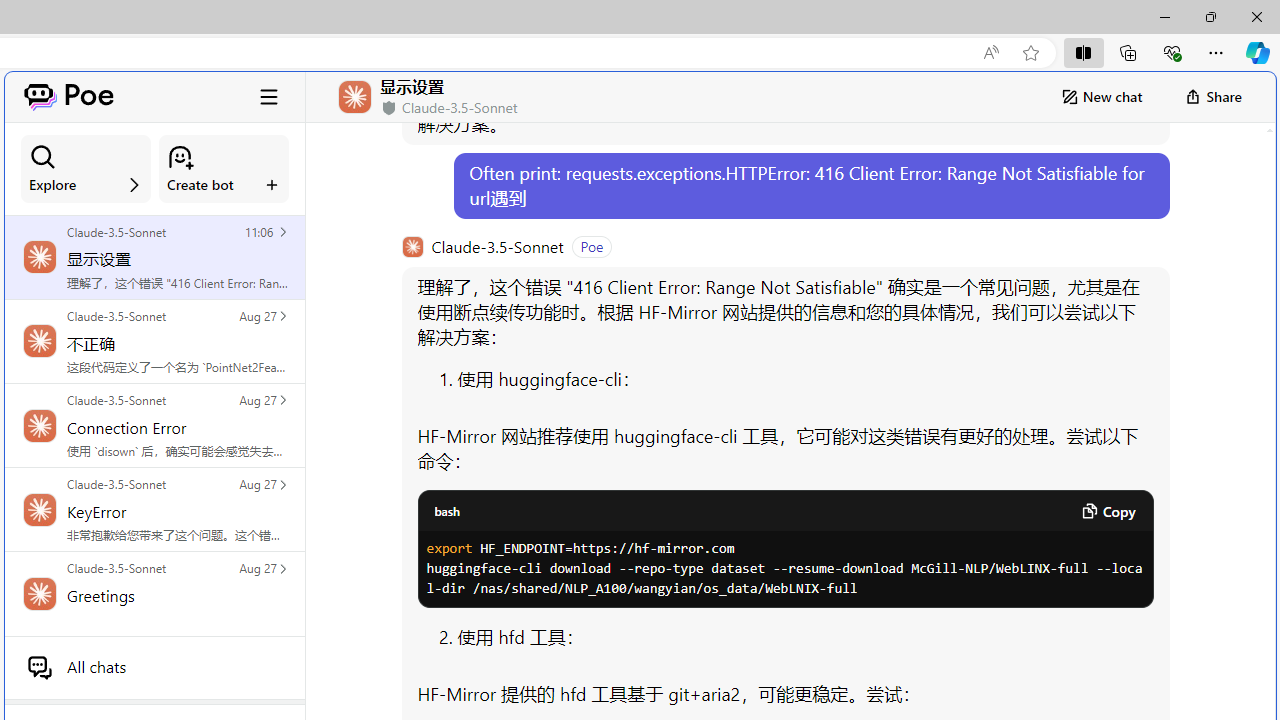  Describe the element at coordinates (43, 156) in the screenshot. I see `'Class: ManageBotsCardSection_searchIcon__laGLi'` at that location.